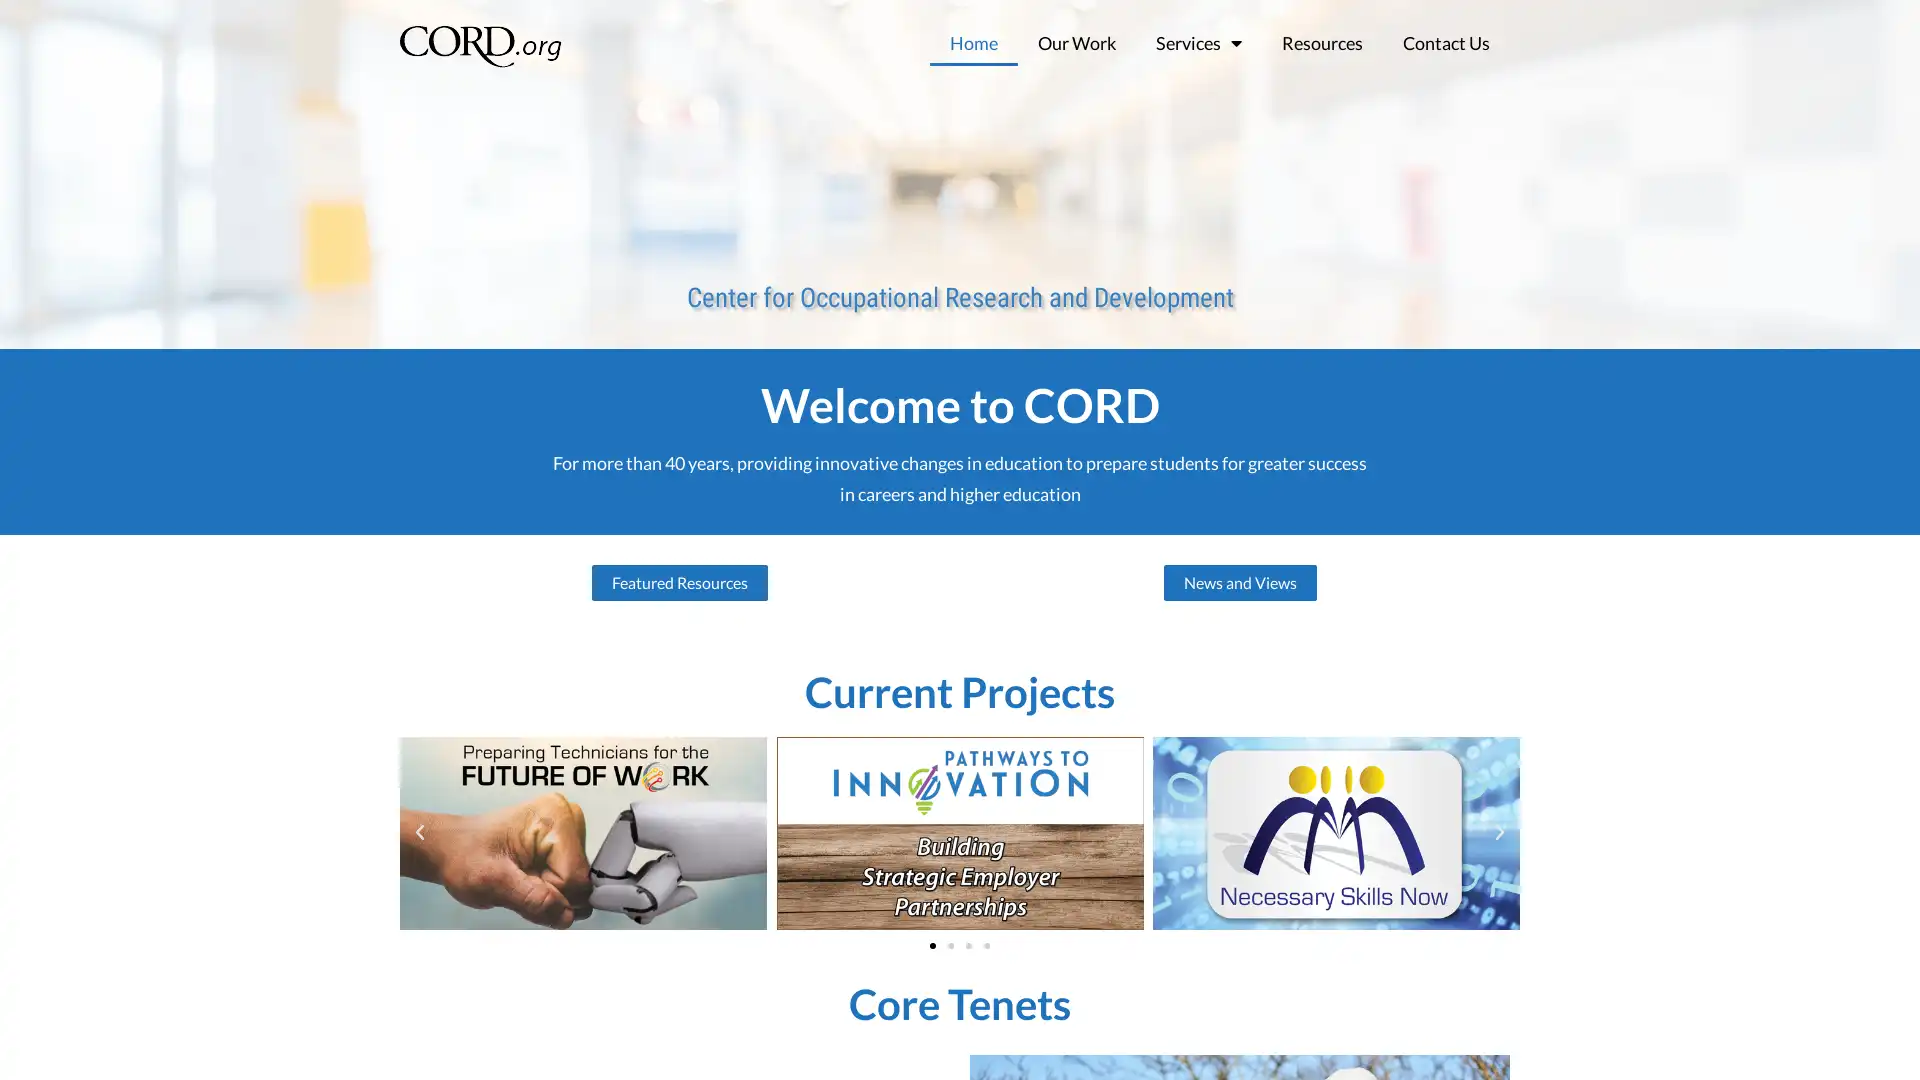  I want to click on Featured Resources, so click(680, 582).